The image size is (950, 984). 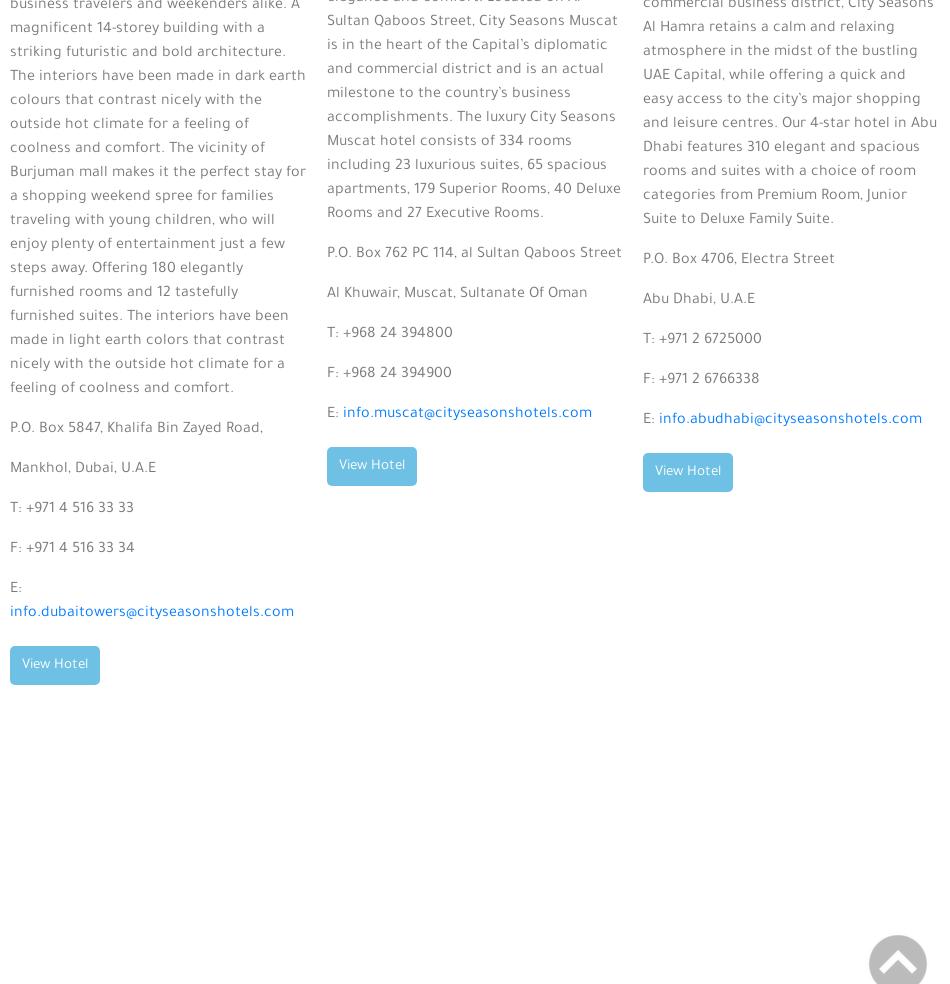 I want to click on 'Mankhol, Dubai, U.A.E', so click(x=83, y=469).